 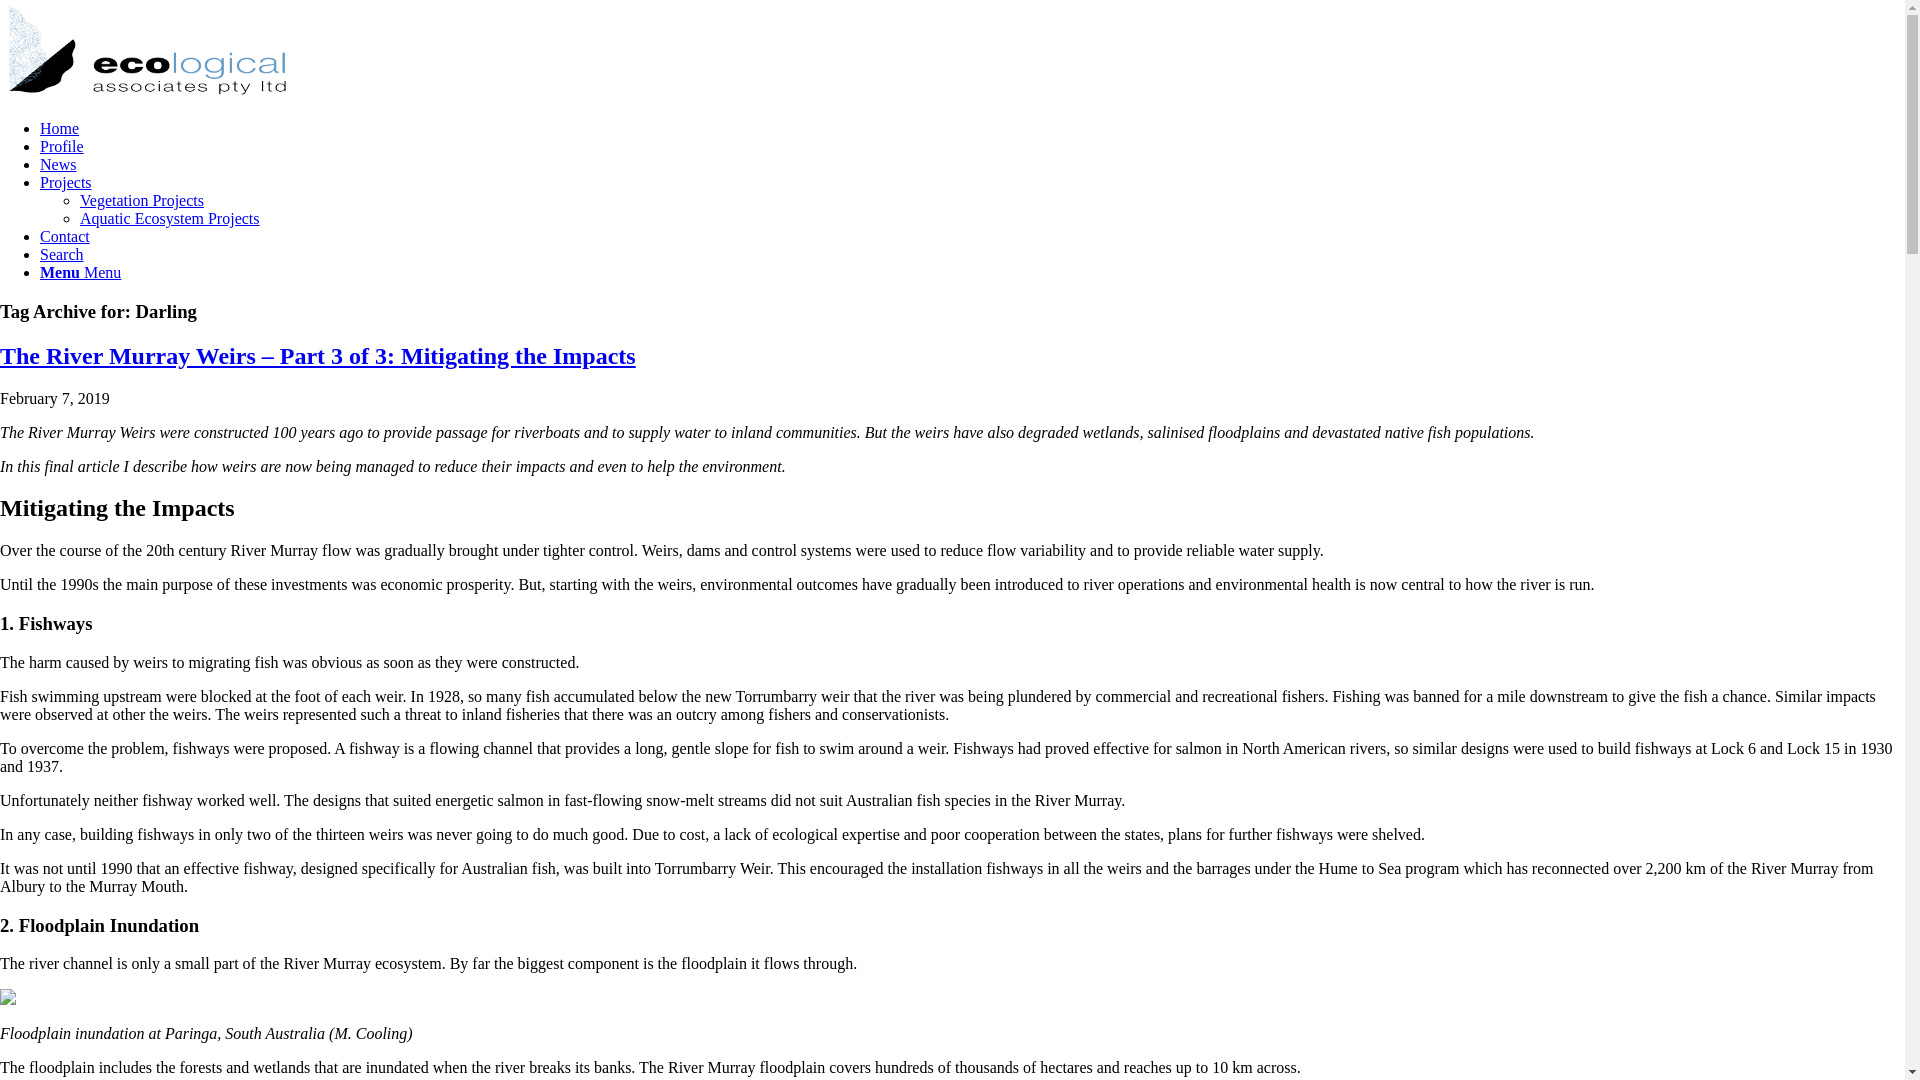 I want to click on 'Search', so click(x=62, y=253).